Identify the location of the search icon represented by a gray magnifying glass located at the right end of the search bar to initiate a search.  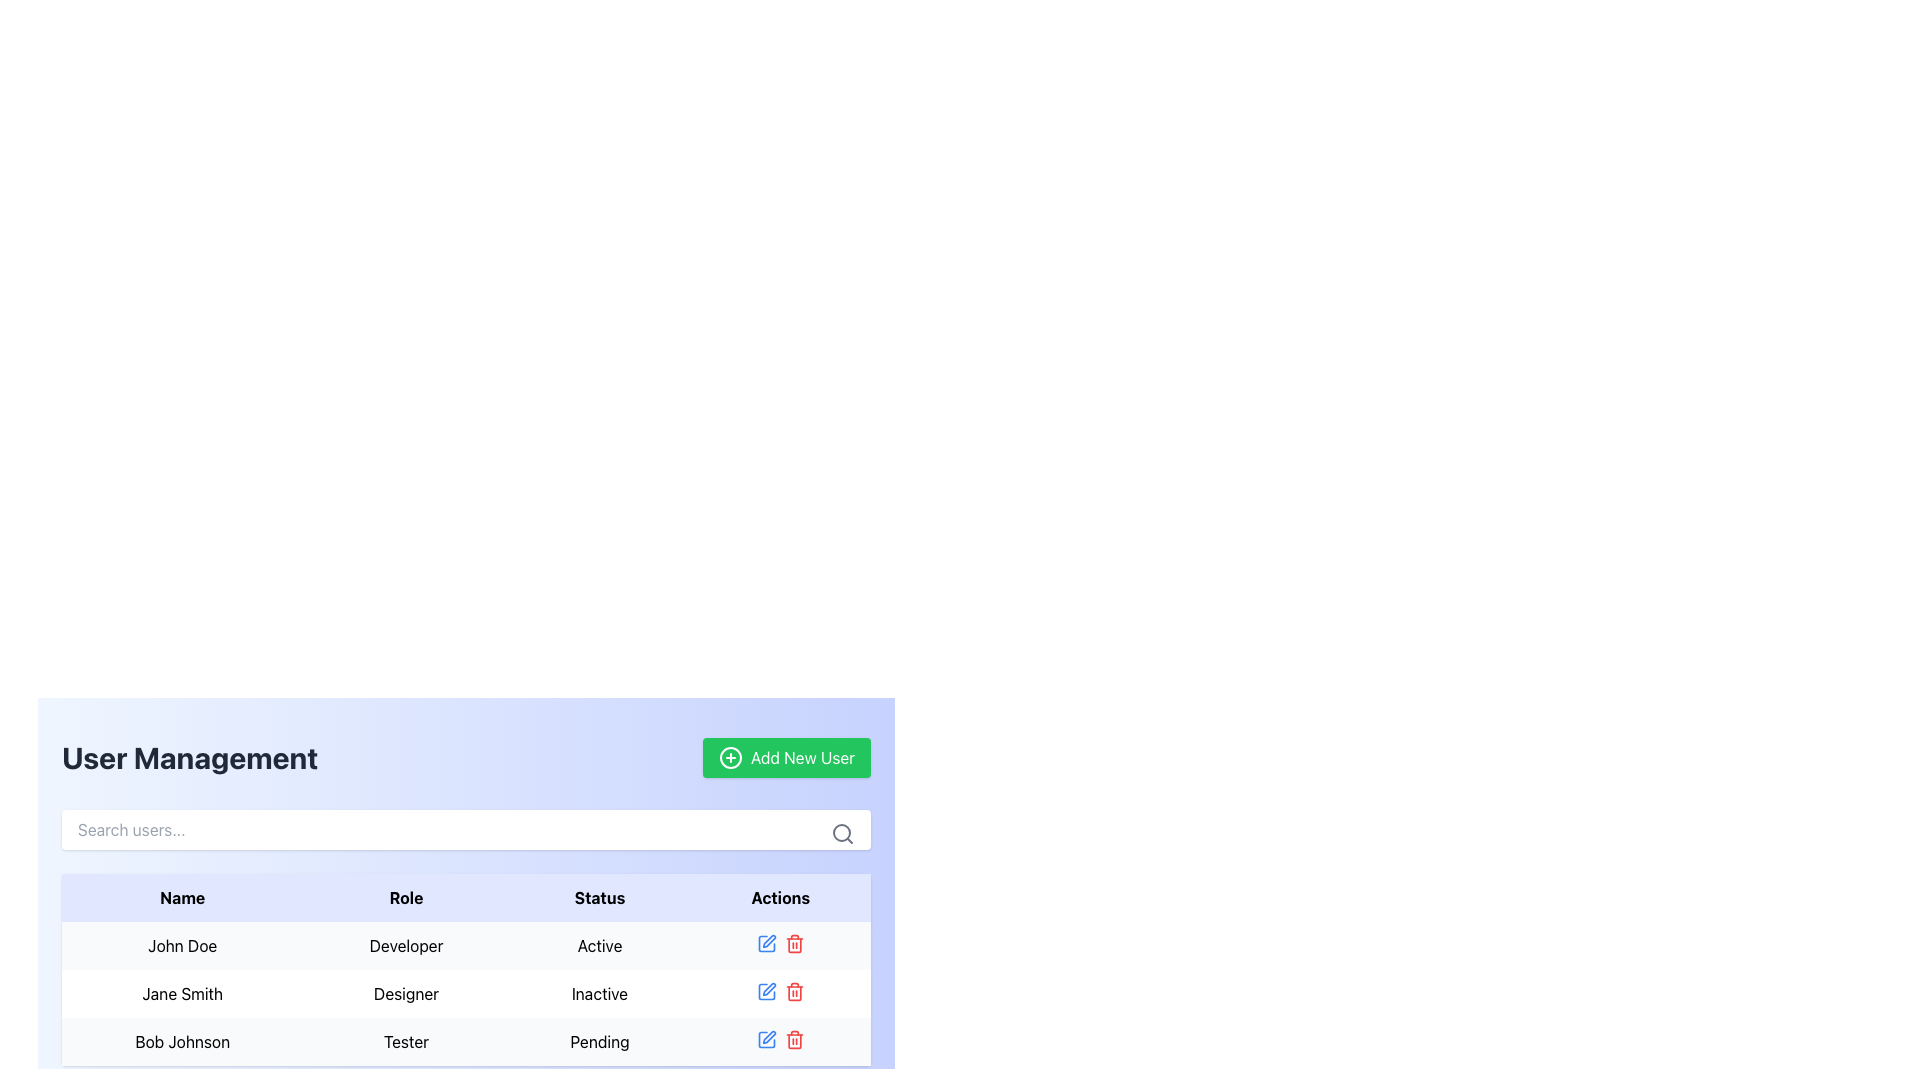
(843, 833).